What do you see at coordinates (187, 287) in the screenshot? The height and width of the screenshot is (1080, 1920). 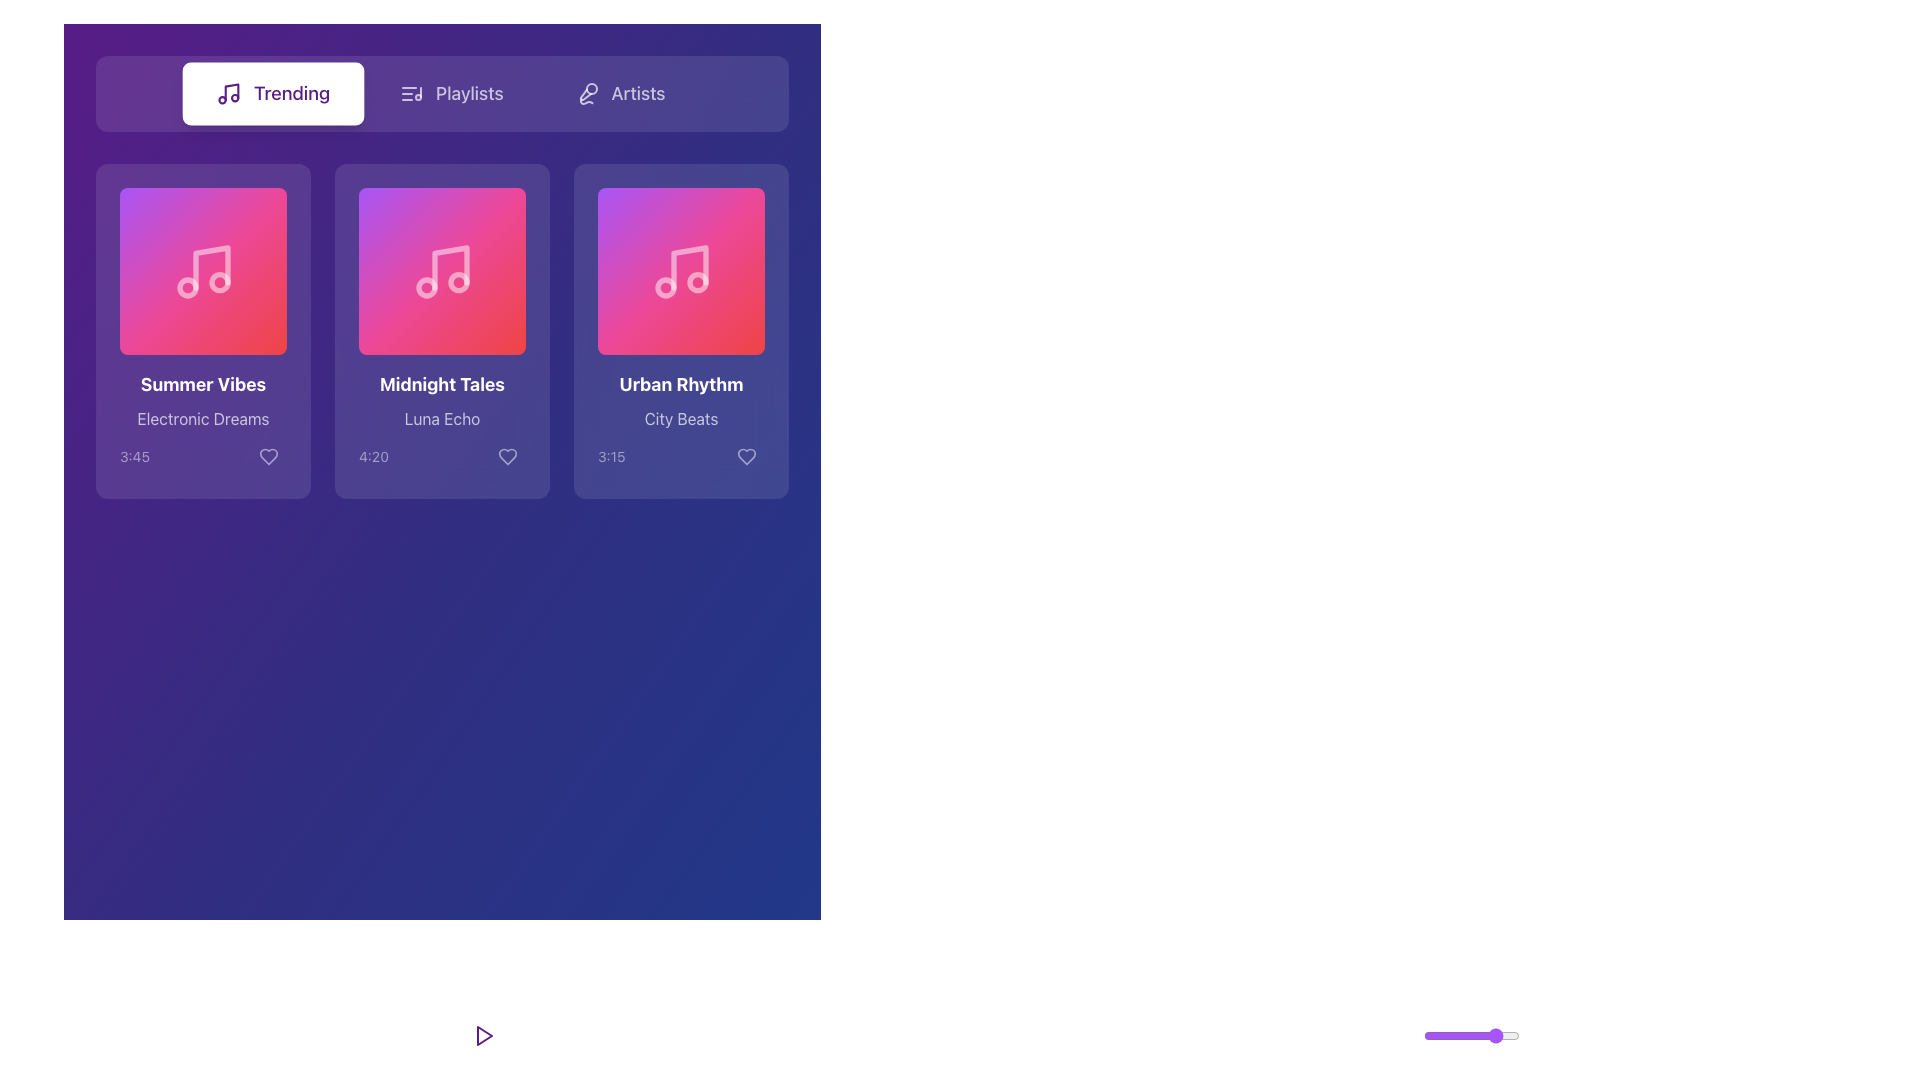 I see `the small SVG circle element that is part of the music note design in the 'Summer Vibes' card located in the trending section` at bounding box center [187, 287].